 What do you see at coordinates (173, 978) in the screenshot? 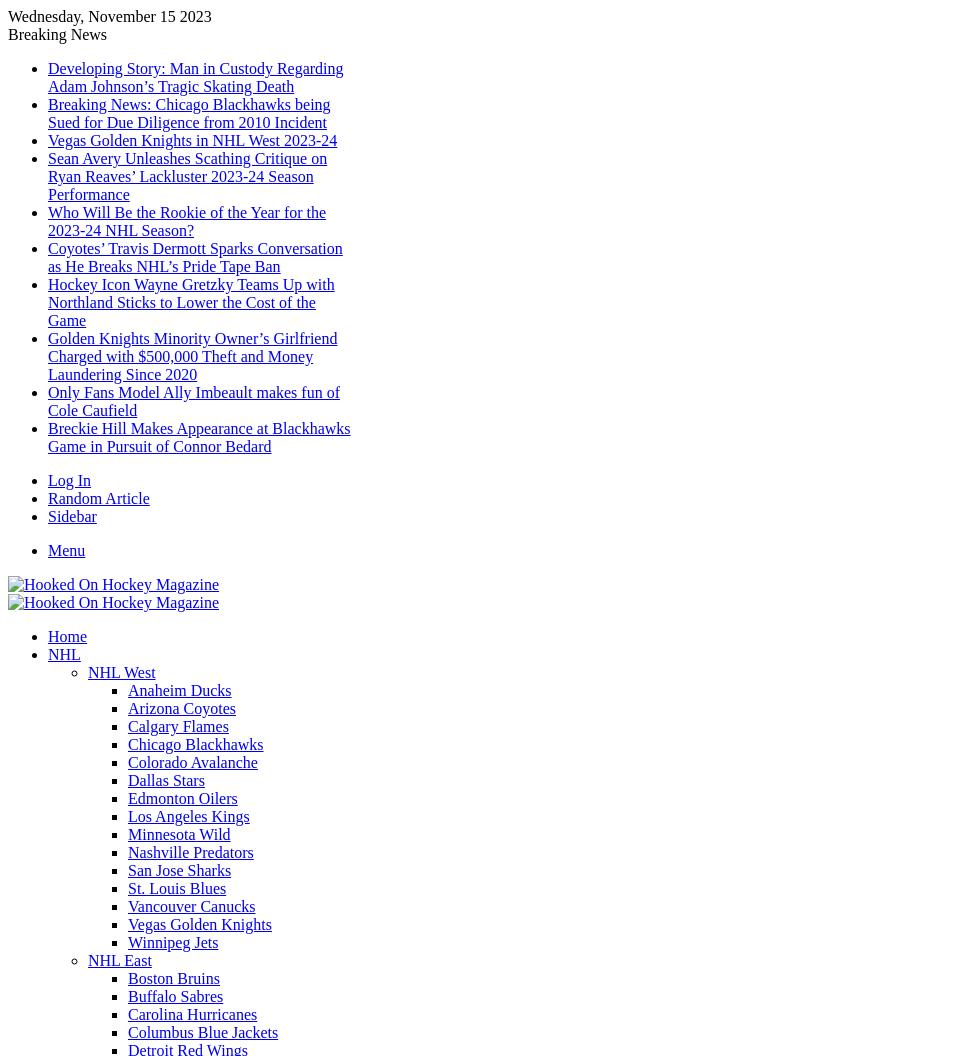
I see `'Boston Bruins'` at bounding box center [173, 978].